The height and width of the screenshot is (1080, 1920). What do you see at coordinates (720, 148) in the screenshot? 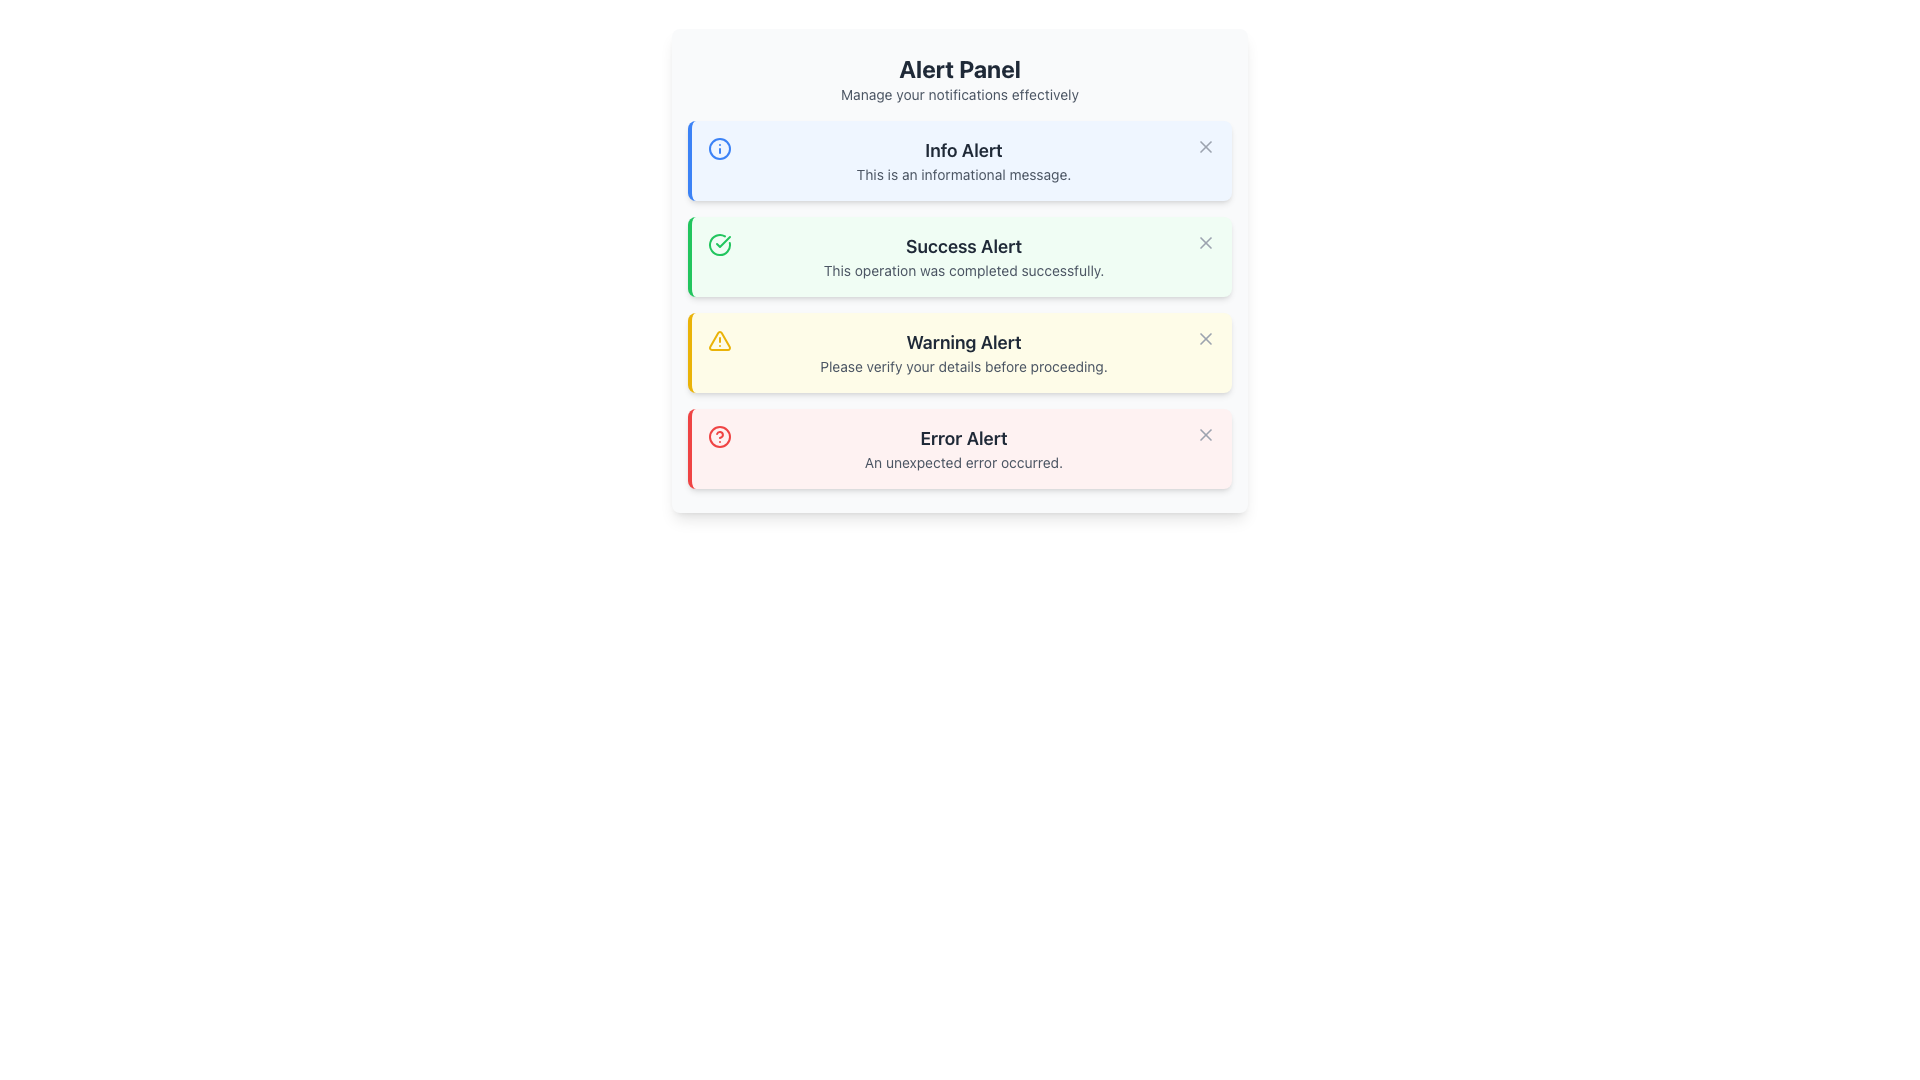
I see `the central circle of the blue 'Info' icon located in the leftmost part of the 'Info Alert' box in the notification panel` at bounding box center [720, 148].